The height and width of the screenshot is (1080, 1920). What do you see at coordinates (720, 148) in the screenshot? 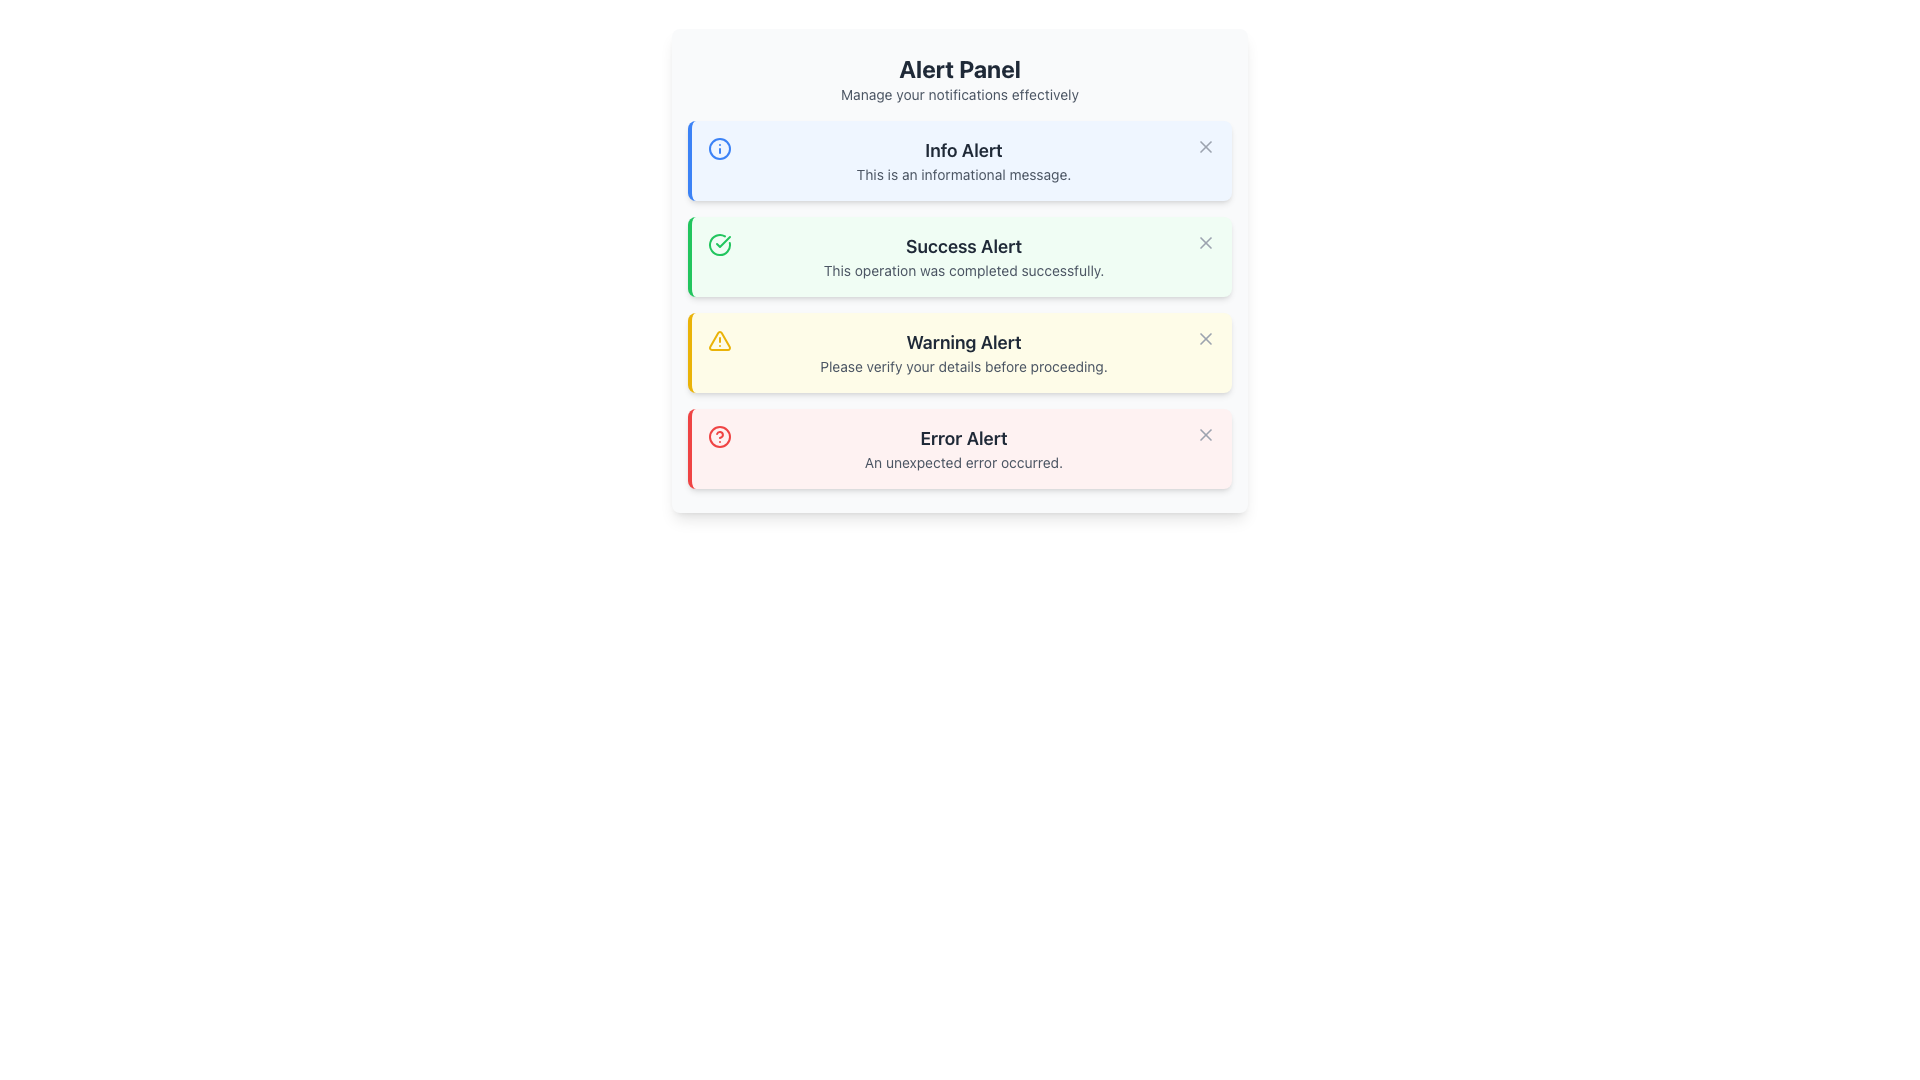
I see `the central circle of the blue 'Info' icon located in the leftmost part of the 'Info Alert' box in the notification panel` at bounding box center [720, 148].